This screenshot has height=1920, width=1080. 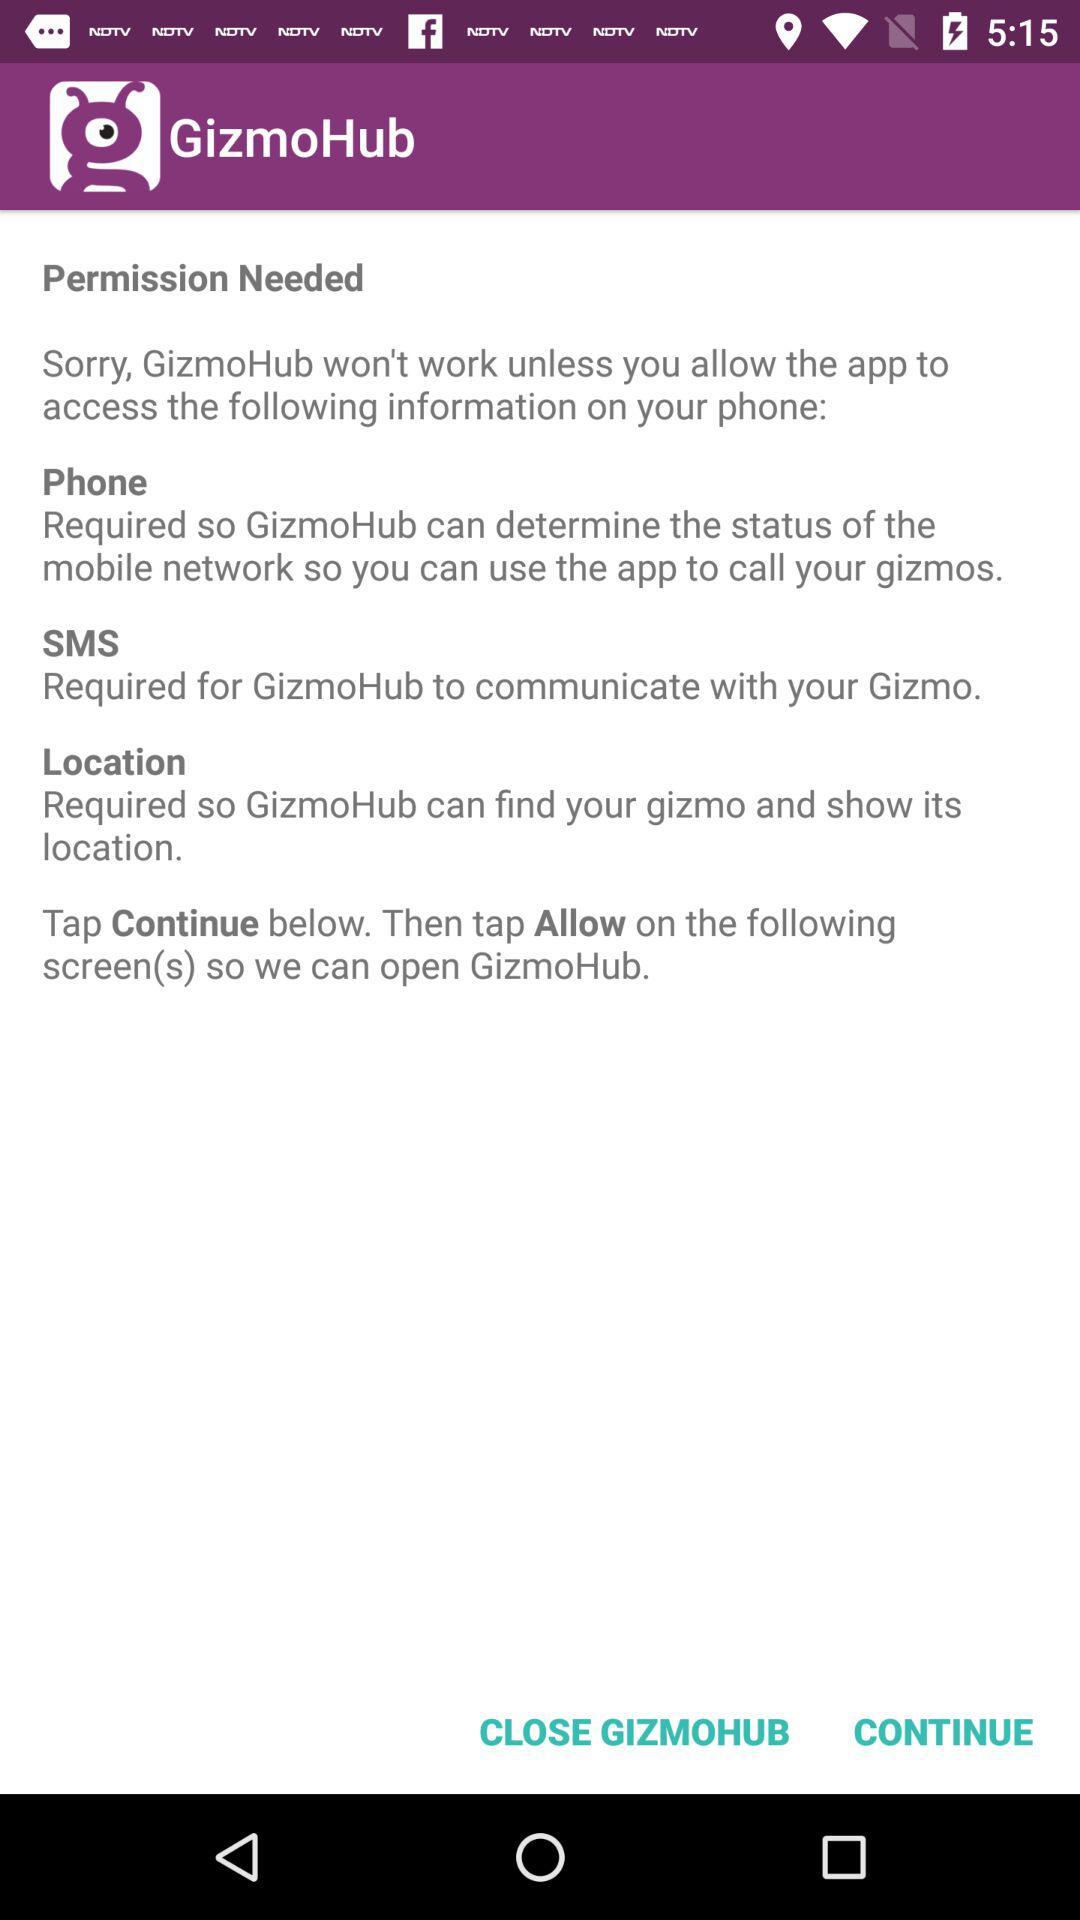 I want to click on item next to the continue item, so click(x=634, y=1730).